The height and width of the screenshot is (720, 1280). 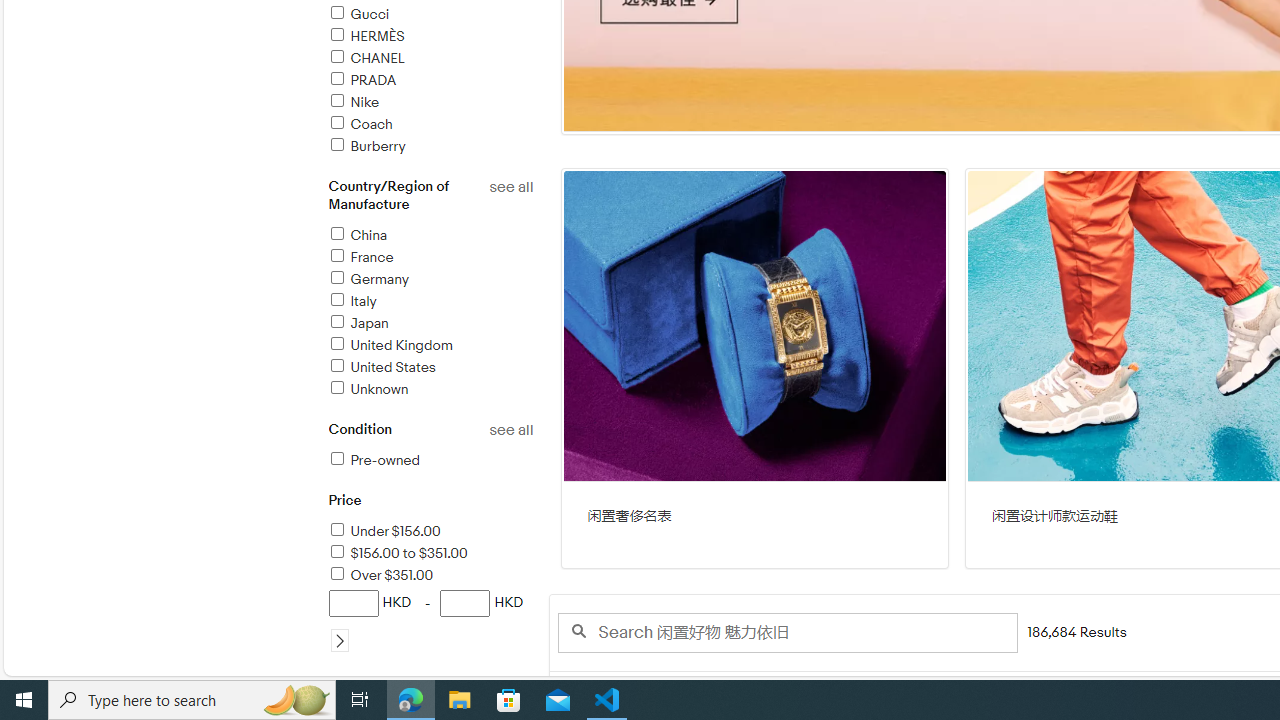 I want to click on 'See all country/region of manufacture refinements', so click(x=511, y=187).